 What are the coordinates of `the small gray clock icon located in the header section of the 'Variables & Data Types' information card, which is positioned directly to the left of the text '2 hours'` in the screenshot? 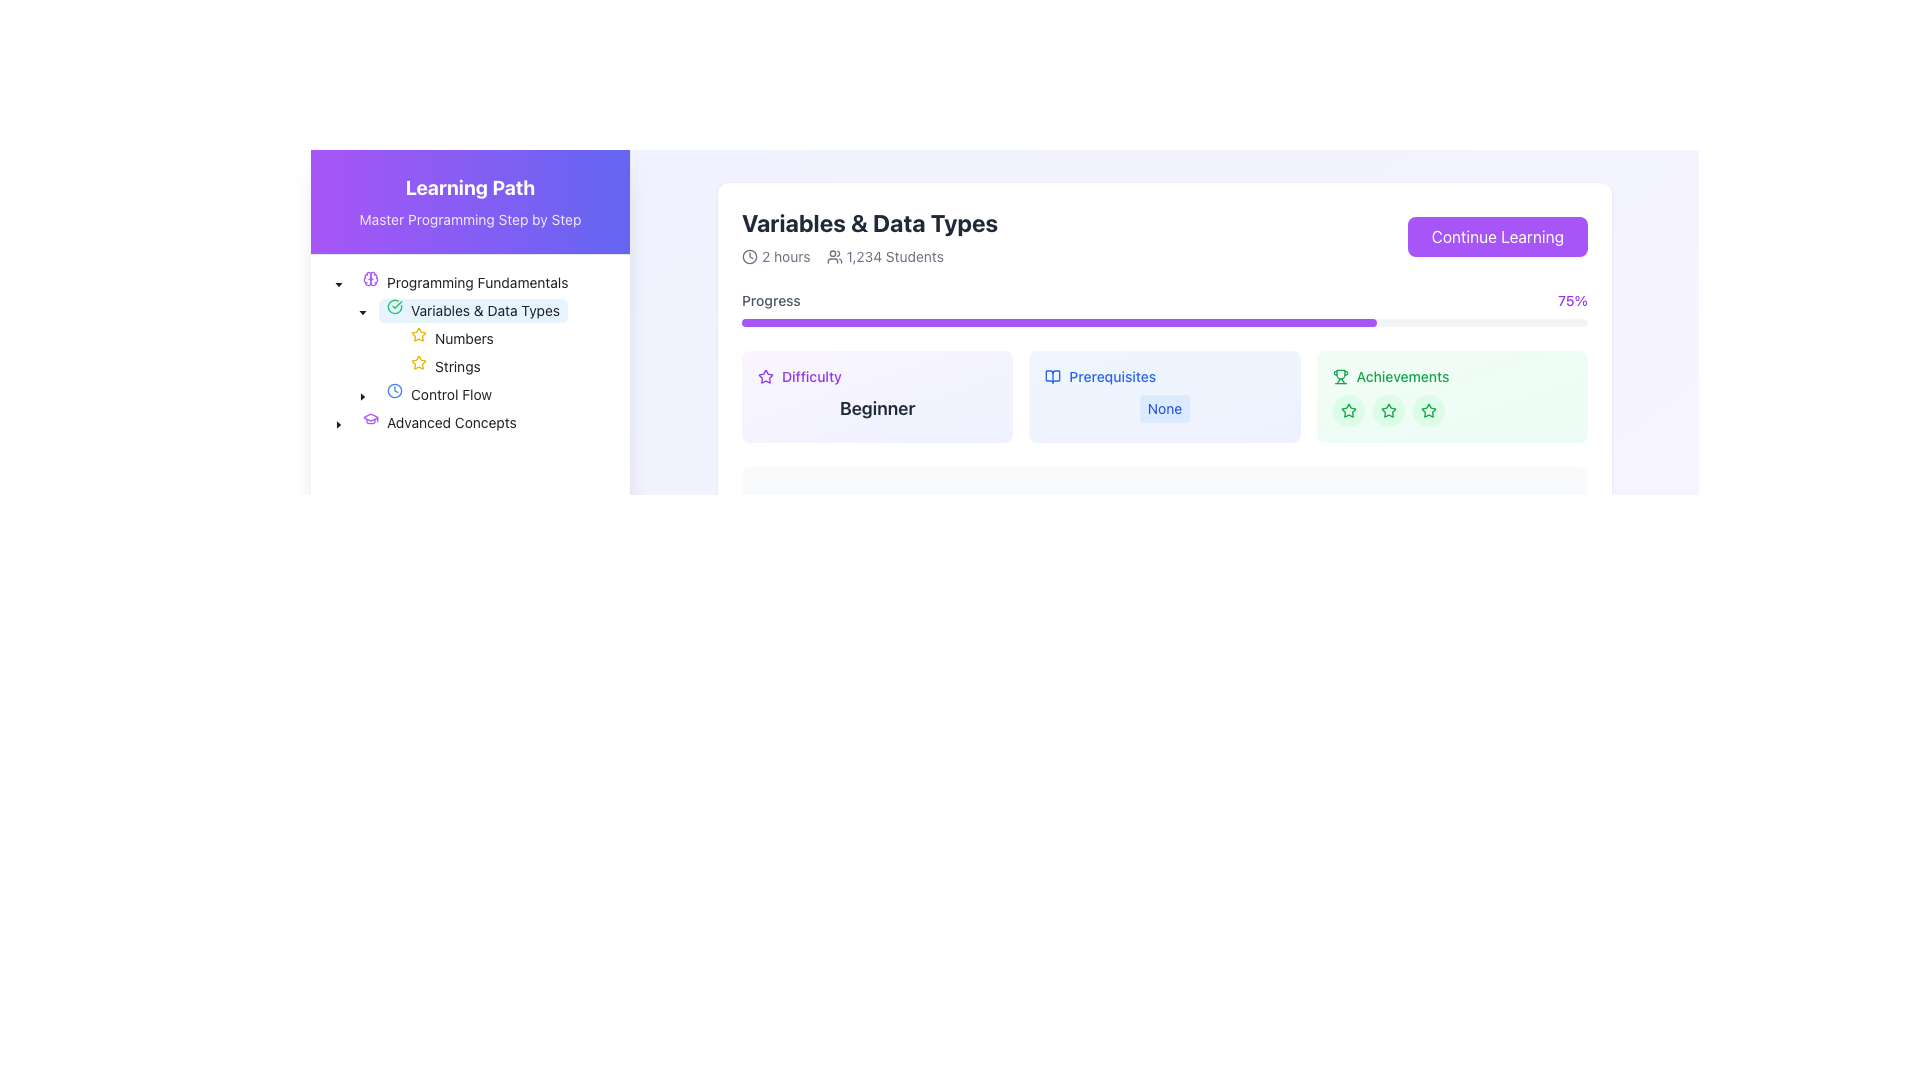 It's located at (748, 256).